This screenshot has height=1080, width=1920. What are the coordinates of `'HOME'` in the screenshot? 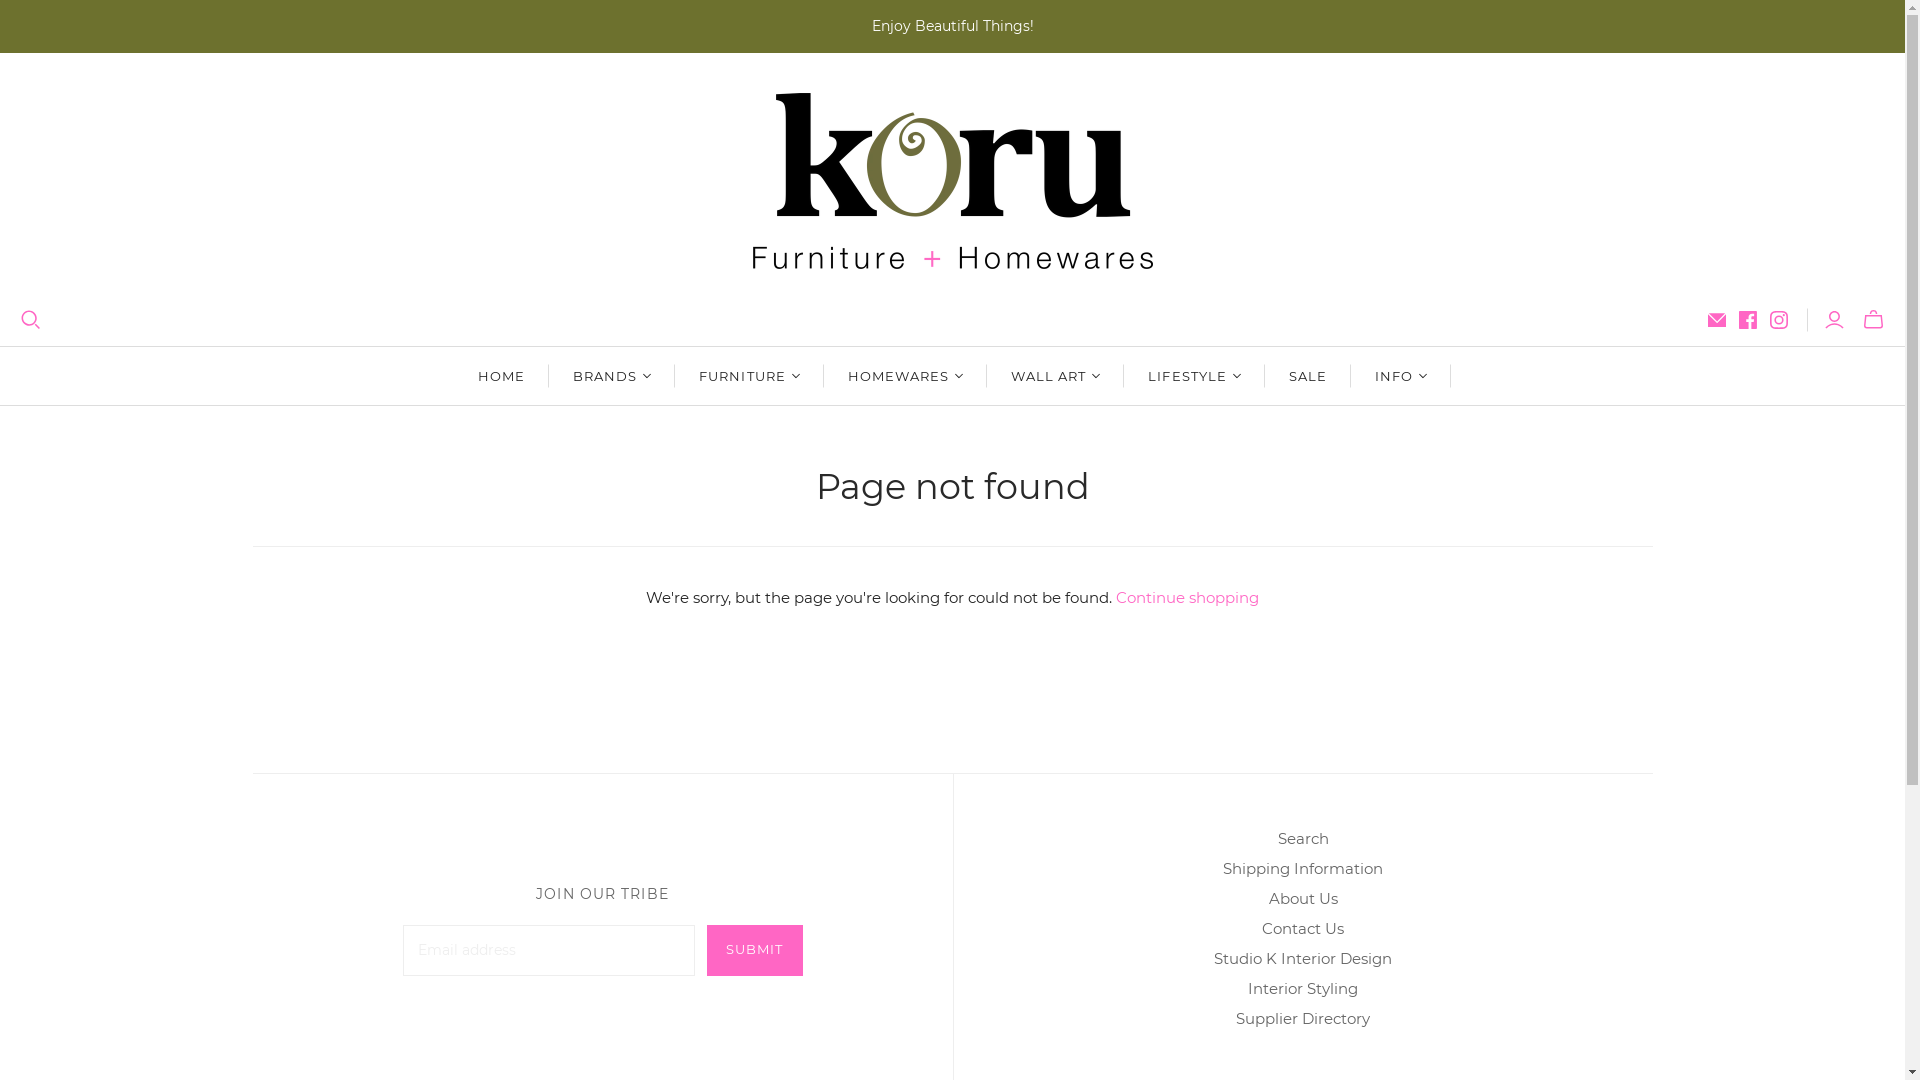 It's located at (453, 375).